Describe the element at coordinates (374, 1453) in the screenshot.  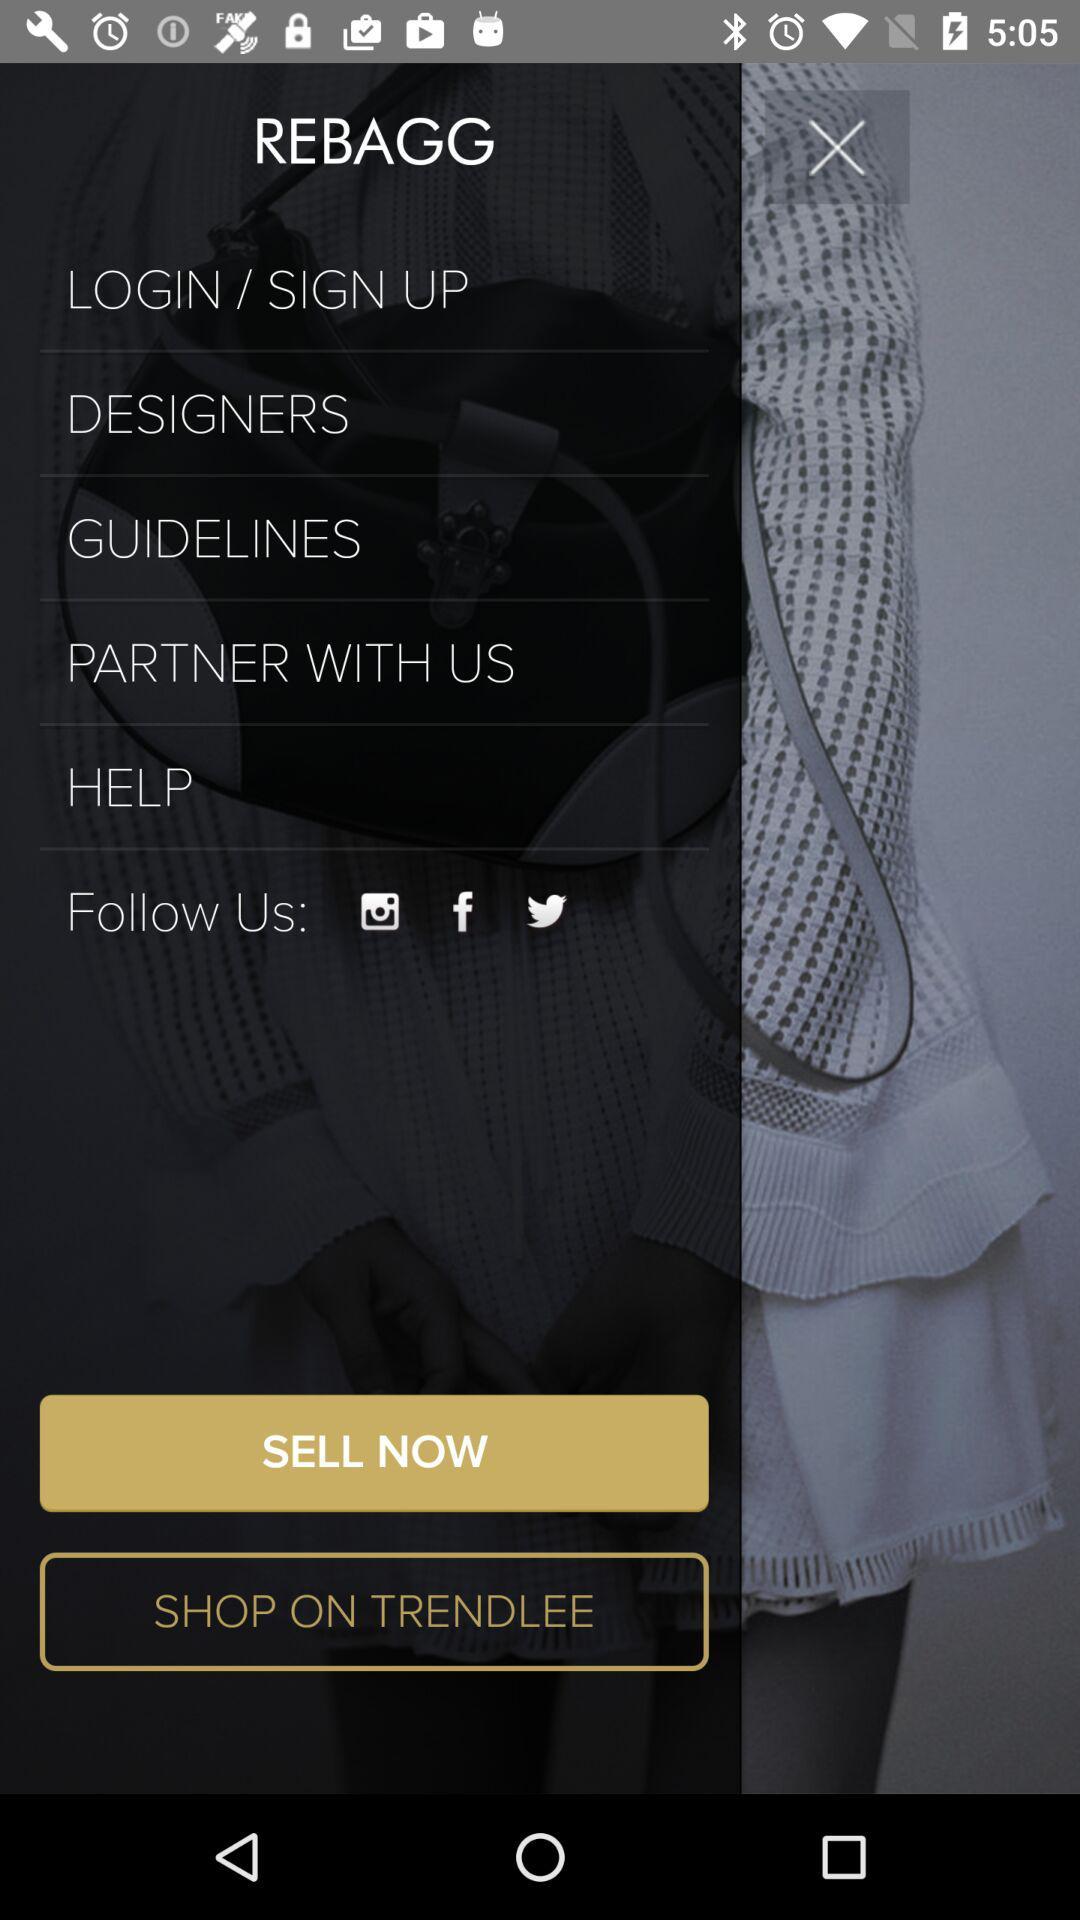
I see `the text option sell now` at that location.